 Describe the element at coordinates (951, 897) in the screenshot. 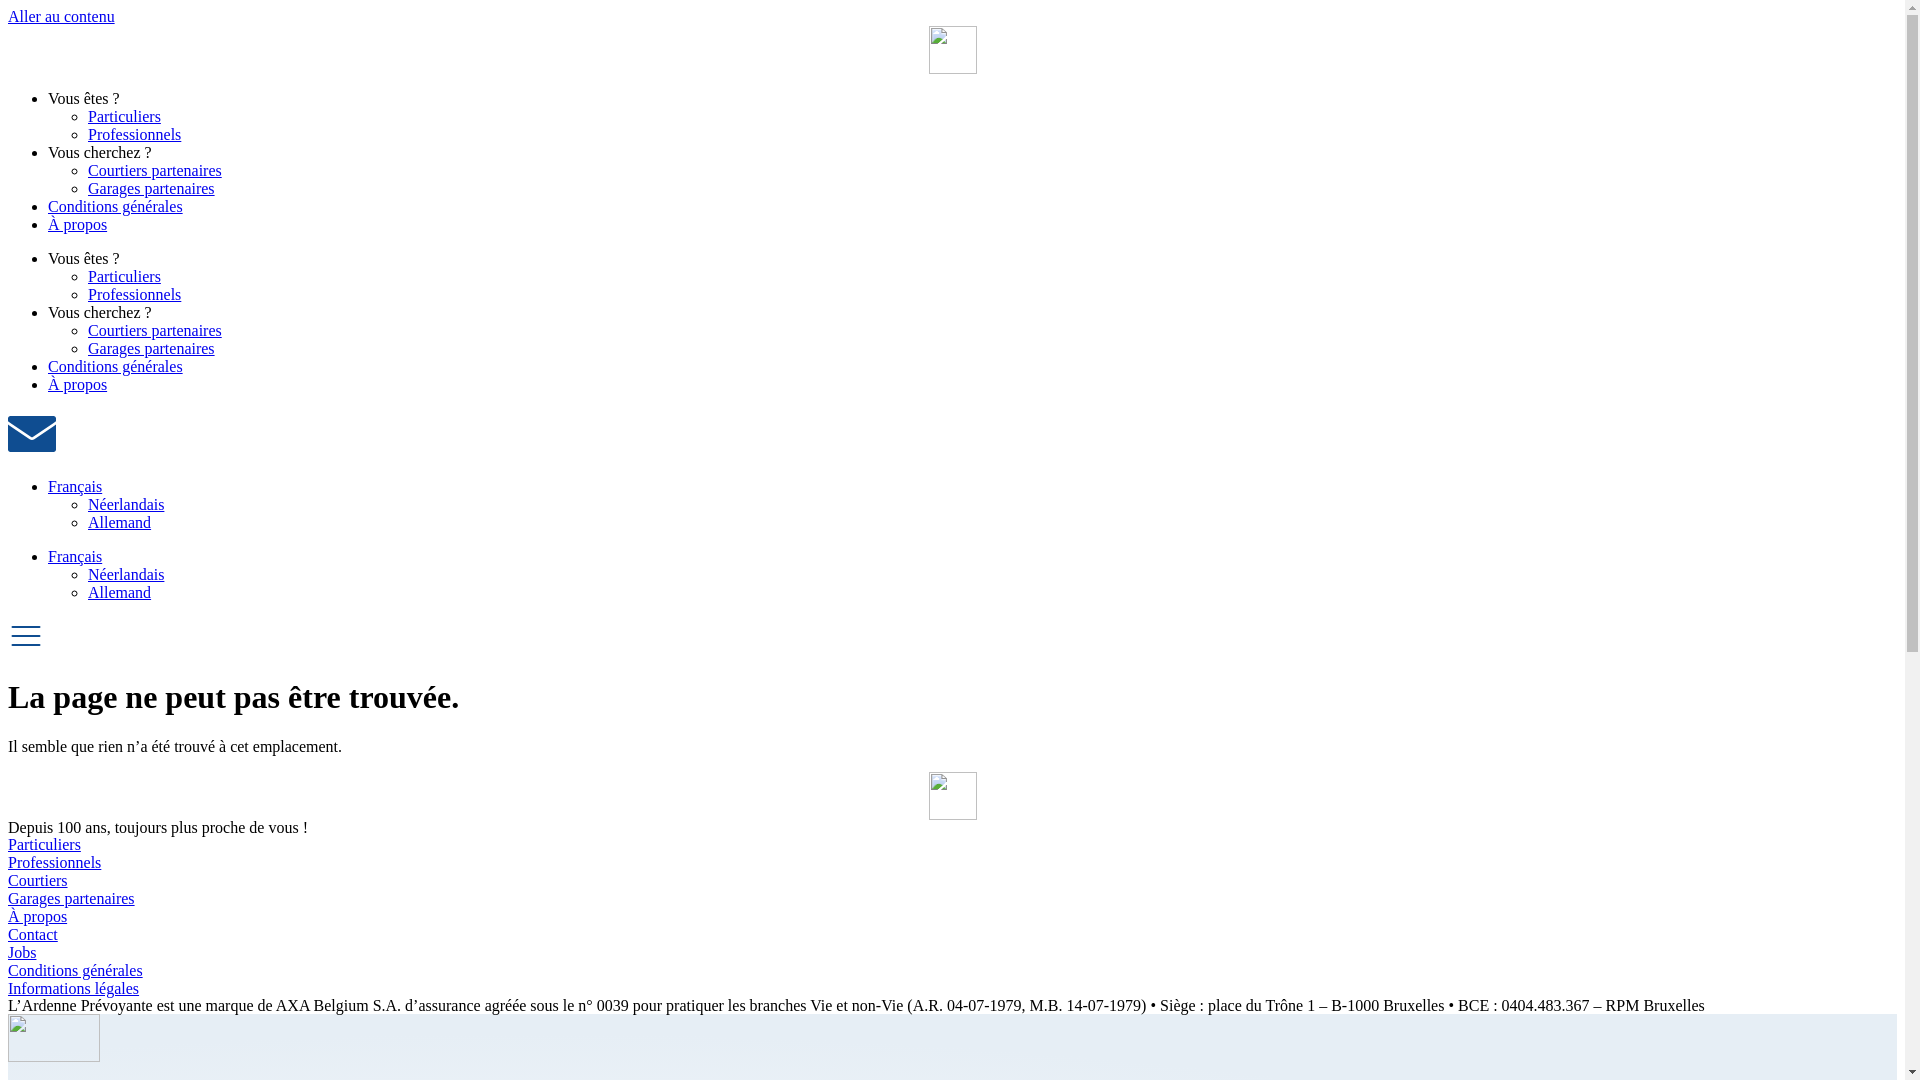

I see `'Garages partenaires'` at that location.